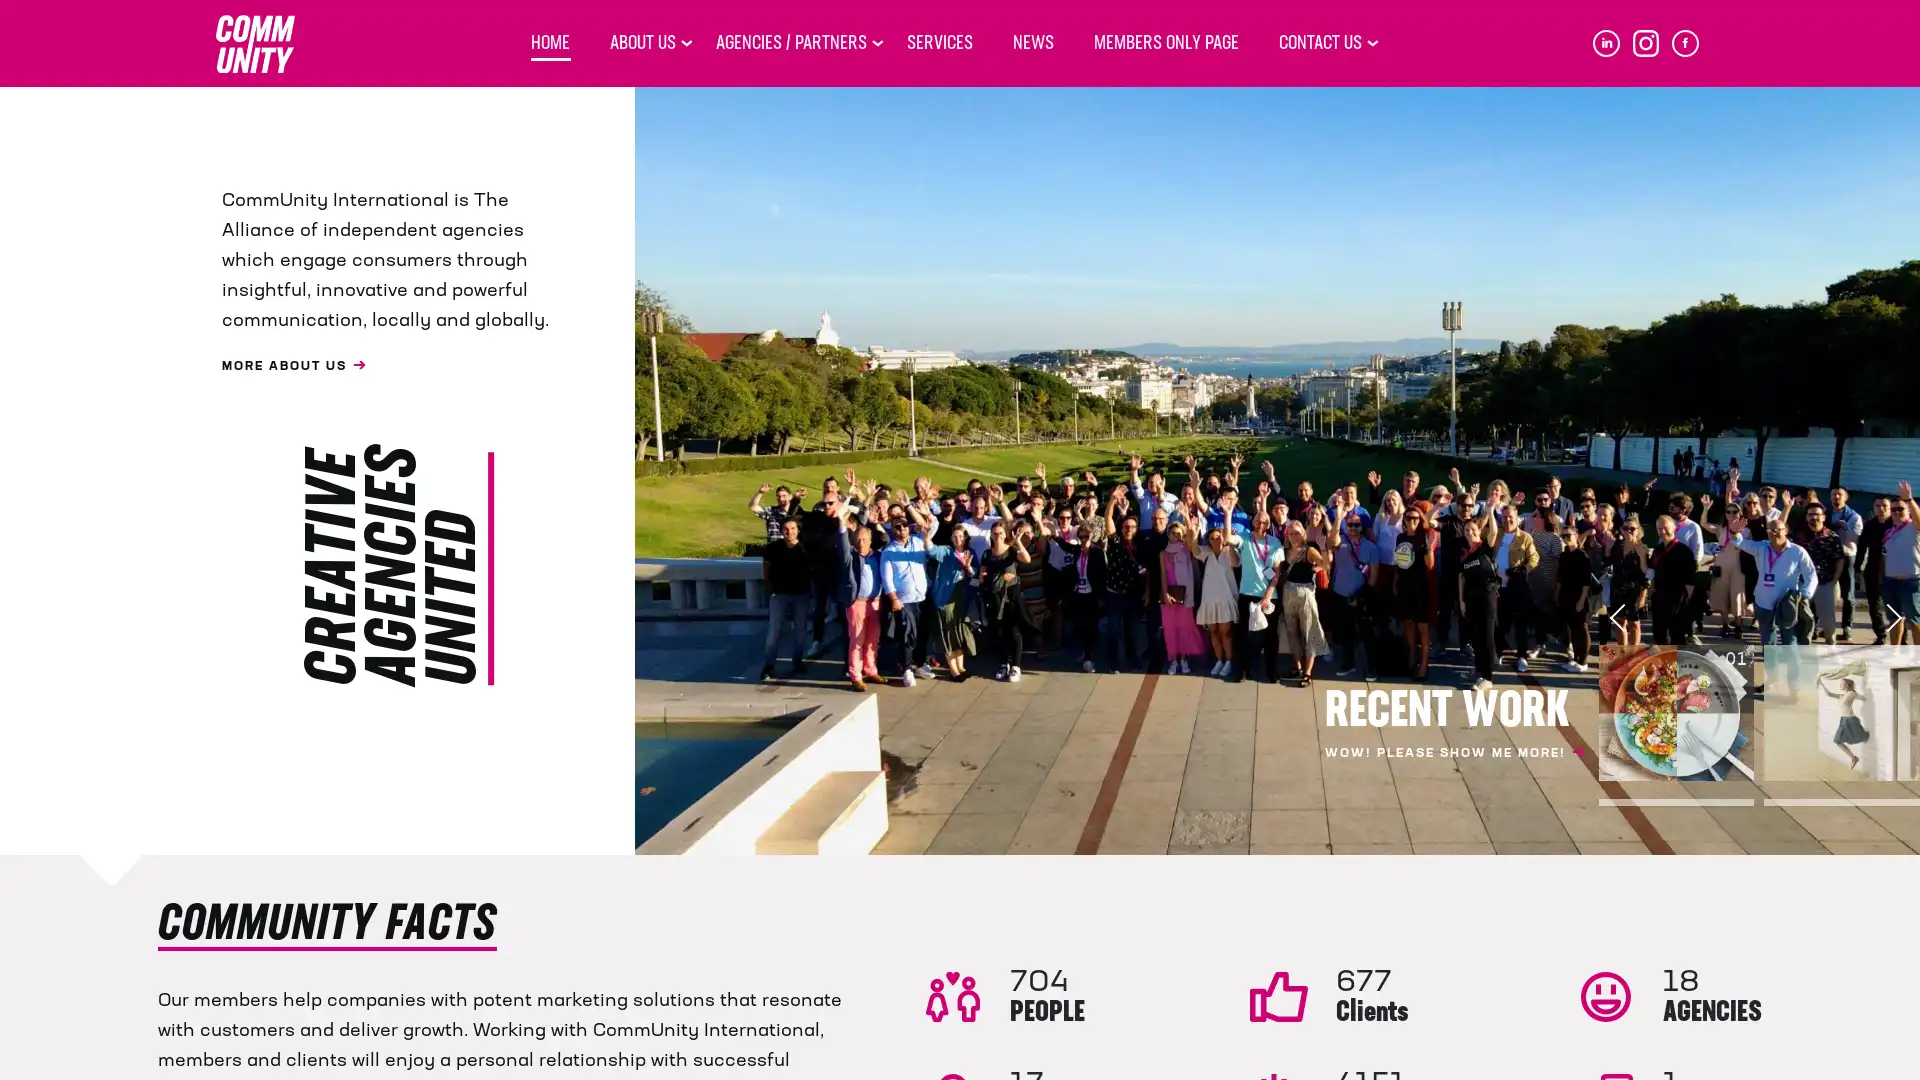 The height and width of the screenshot is (1080, 1920). Describe the element at coordinates (1890, 627) in the screenshot. I see `Next slide` at that location.